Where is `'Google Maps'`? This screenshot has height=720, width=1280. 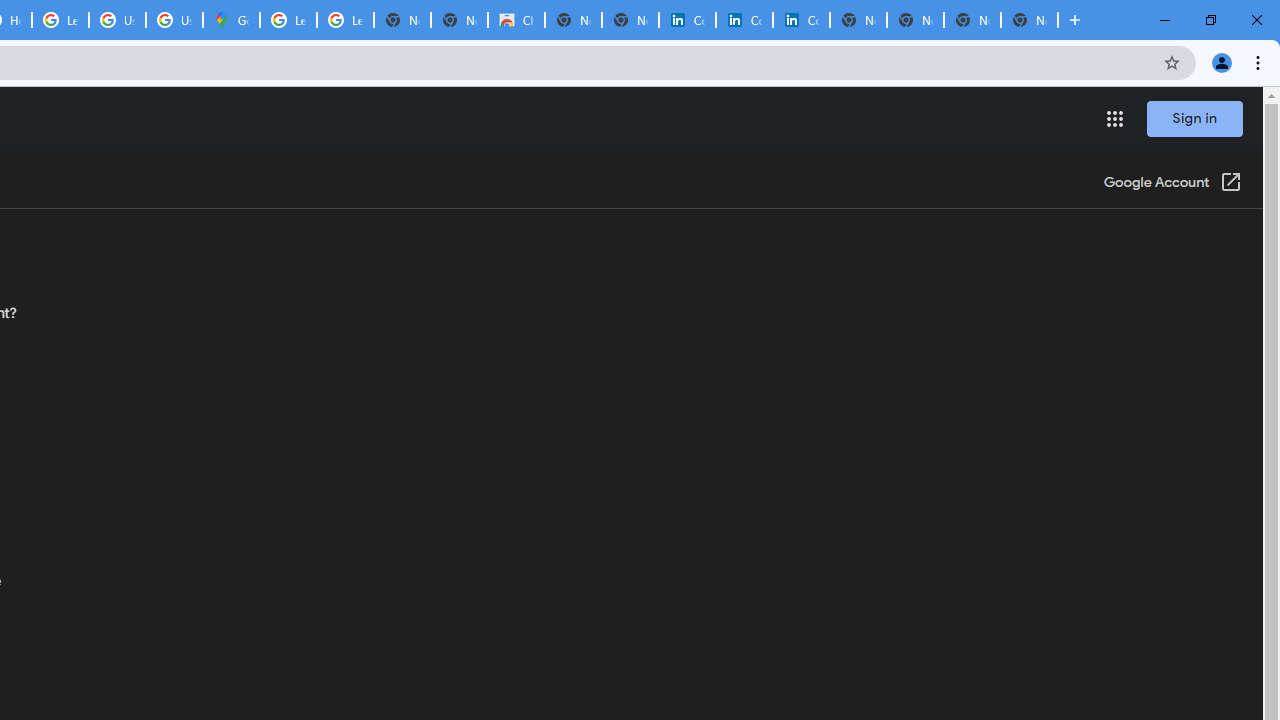 'Google Maps' is located at coordinates (231, 20).